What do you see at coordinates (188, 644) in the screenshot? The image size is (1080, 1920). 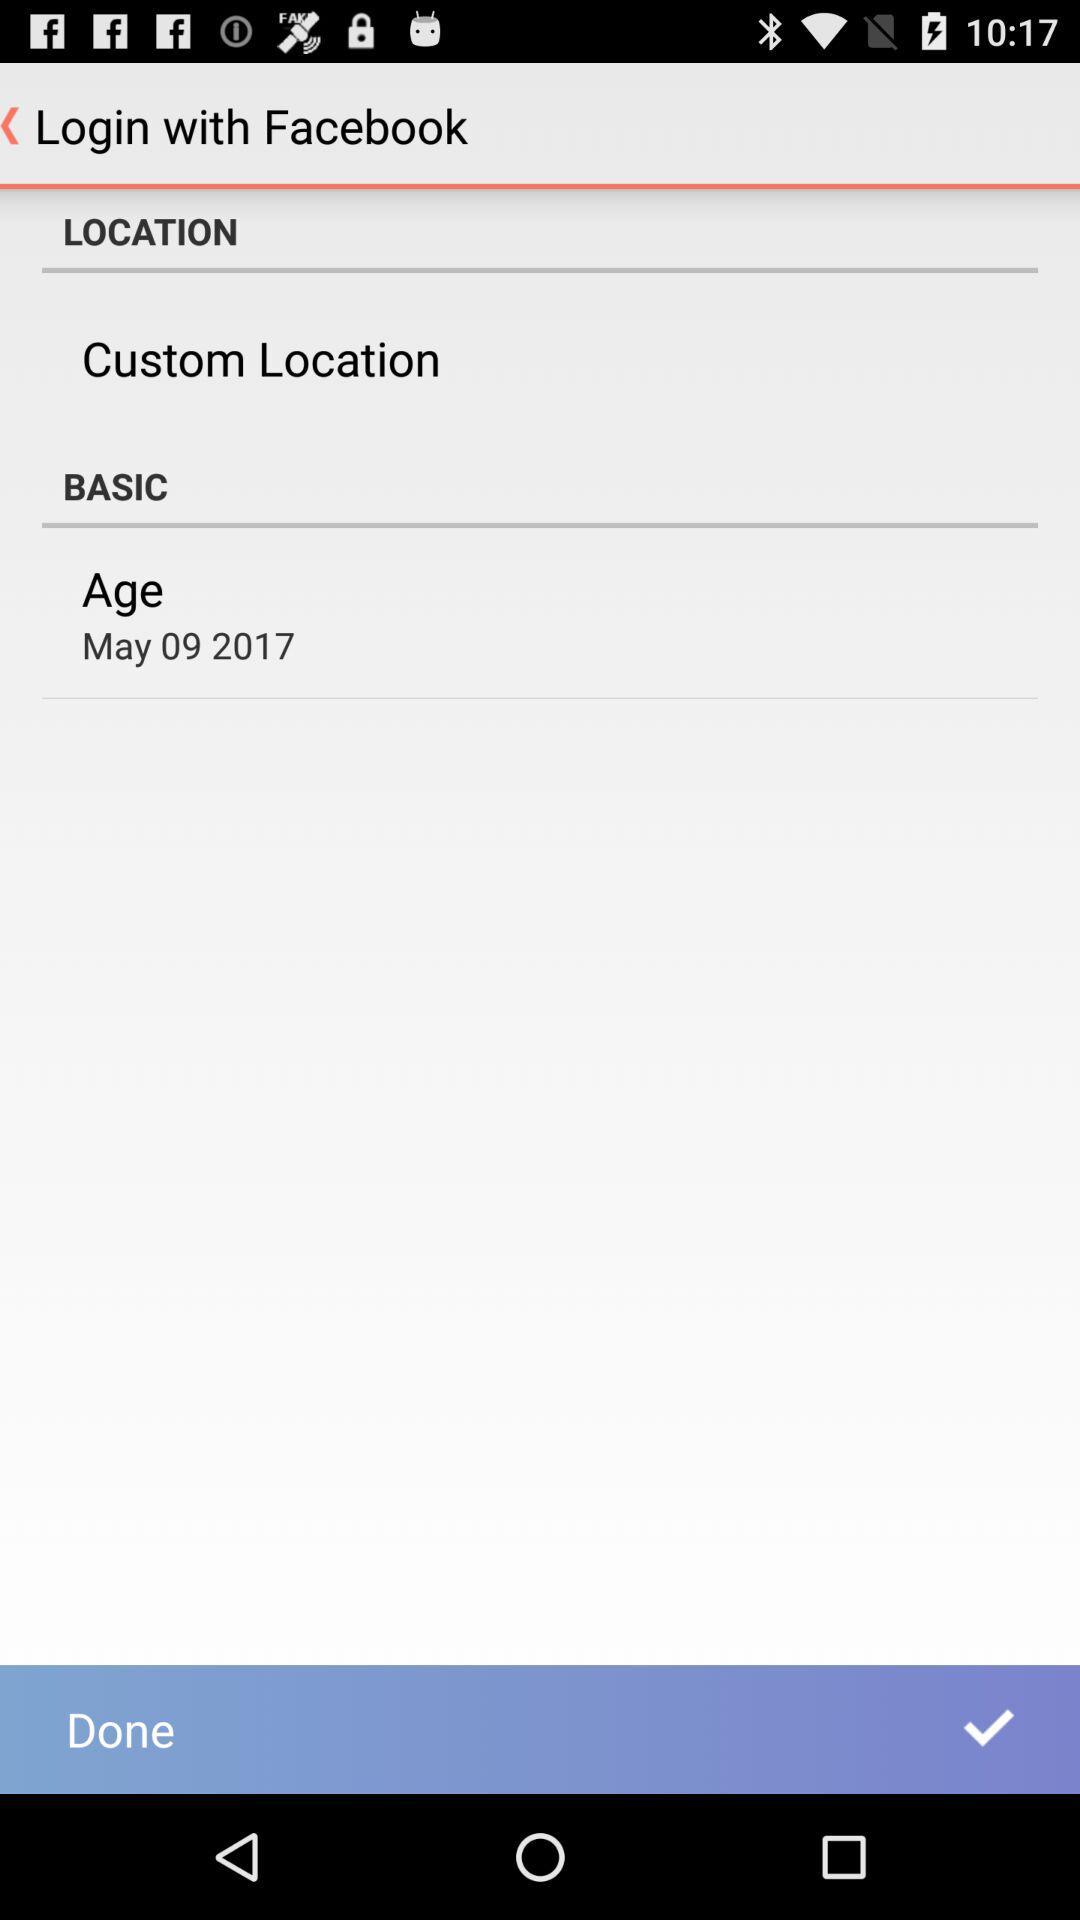 I see `app below age icon` at bounding box center [188, 644].